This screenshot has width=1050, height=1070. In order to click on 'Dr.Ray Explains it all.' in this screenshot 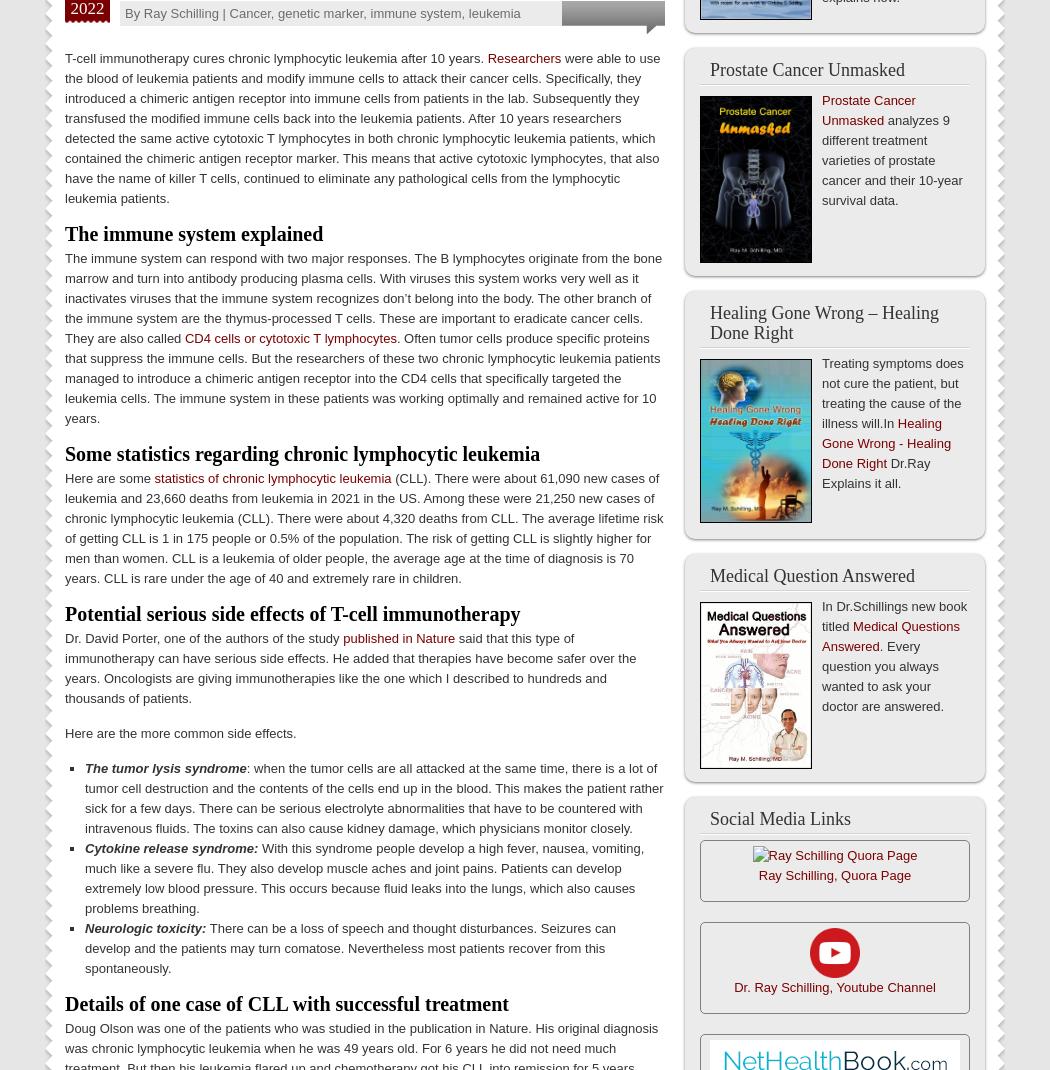, I will do `click(875, 473)`.